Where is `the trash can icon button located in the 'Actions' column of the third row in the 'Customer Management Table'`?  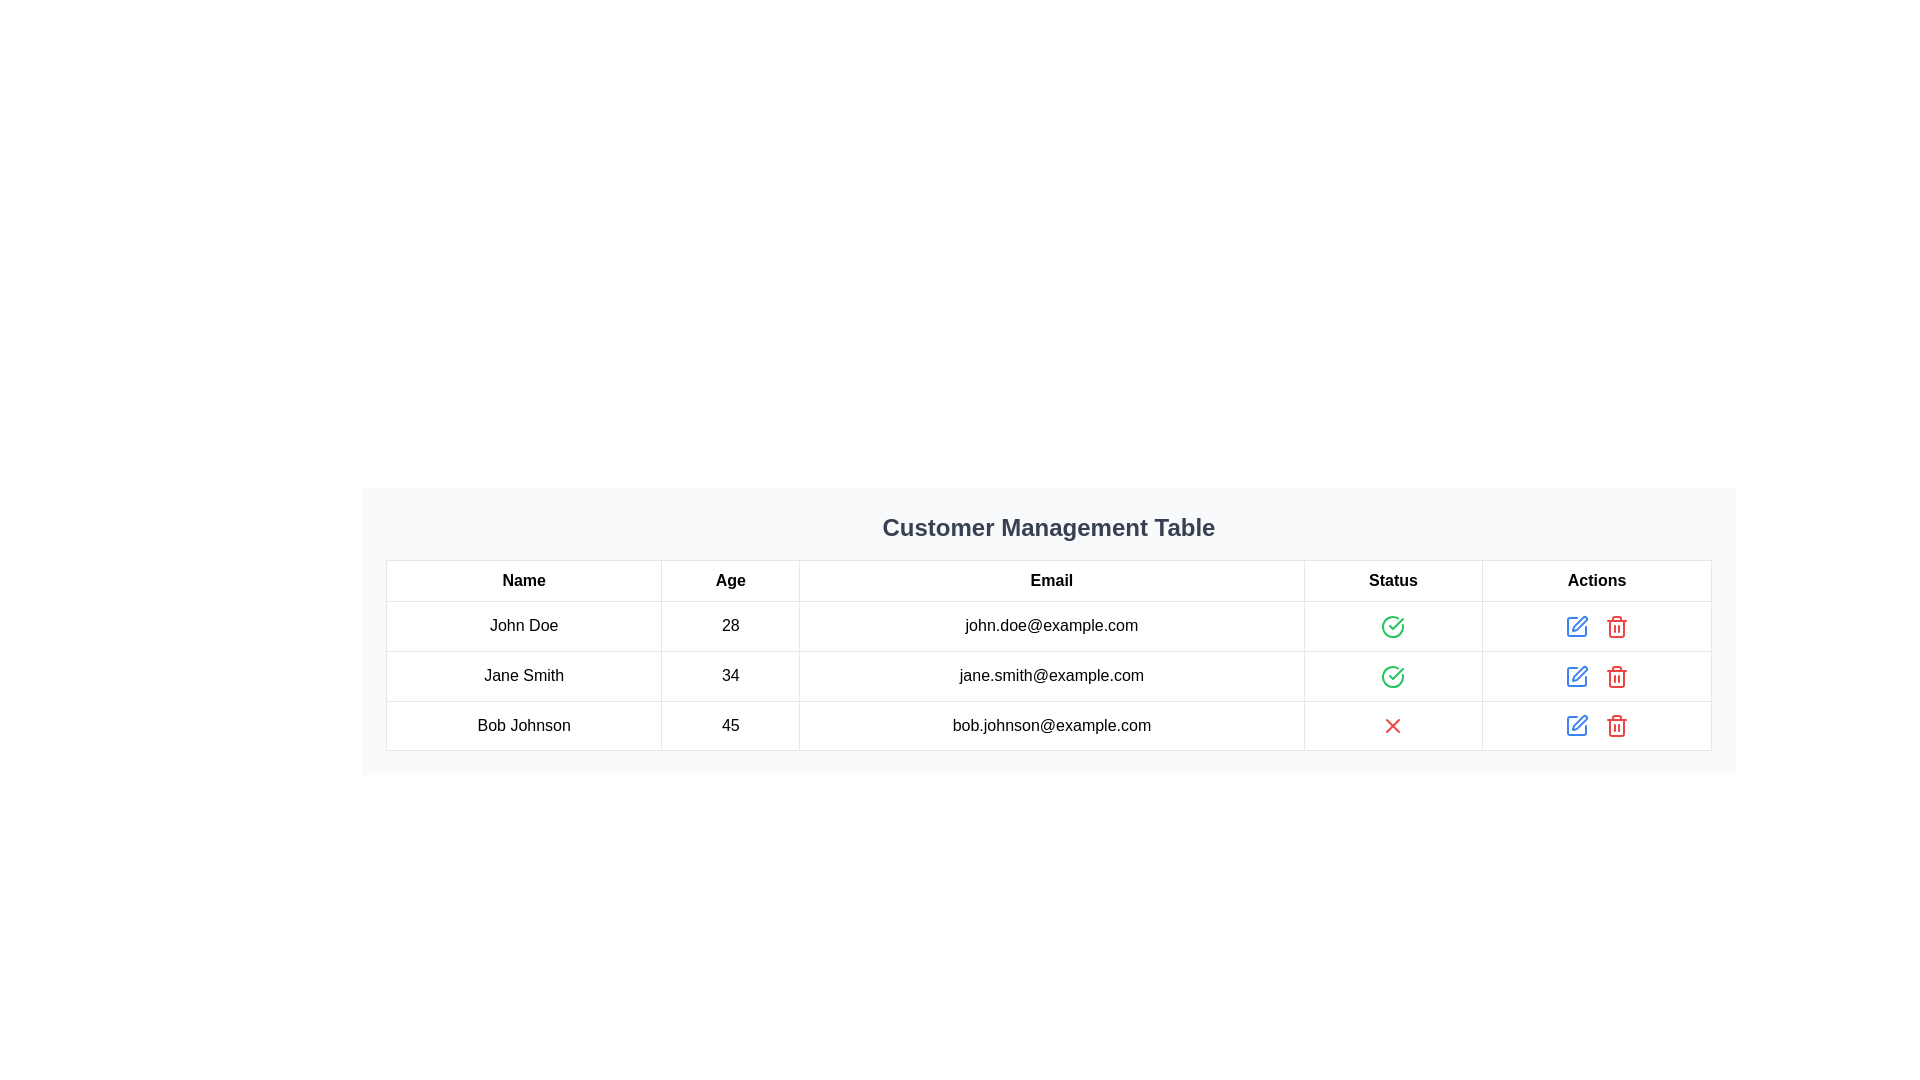
the trash can icon button located in the 'Actions' column of the third row in the 'Customer Management Table' is located at coordinates (1617, 728).